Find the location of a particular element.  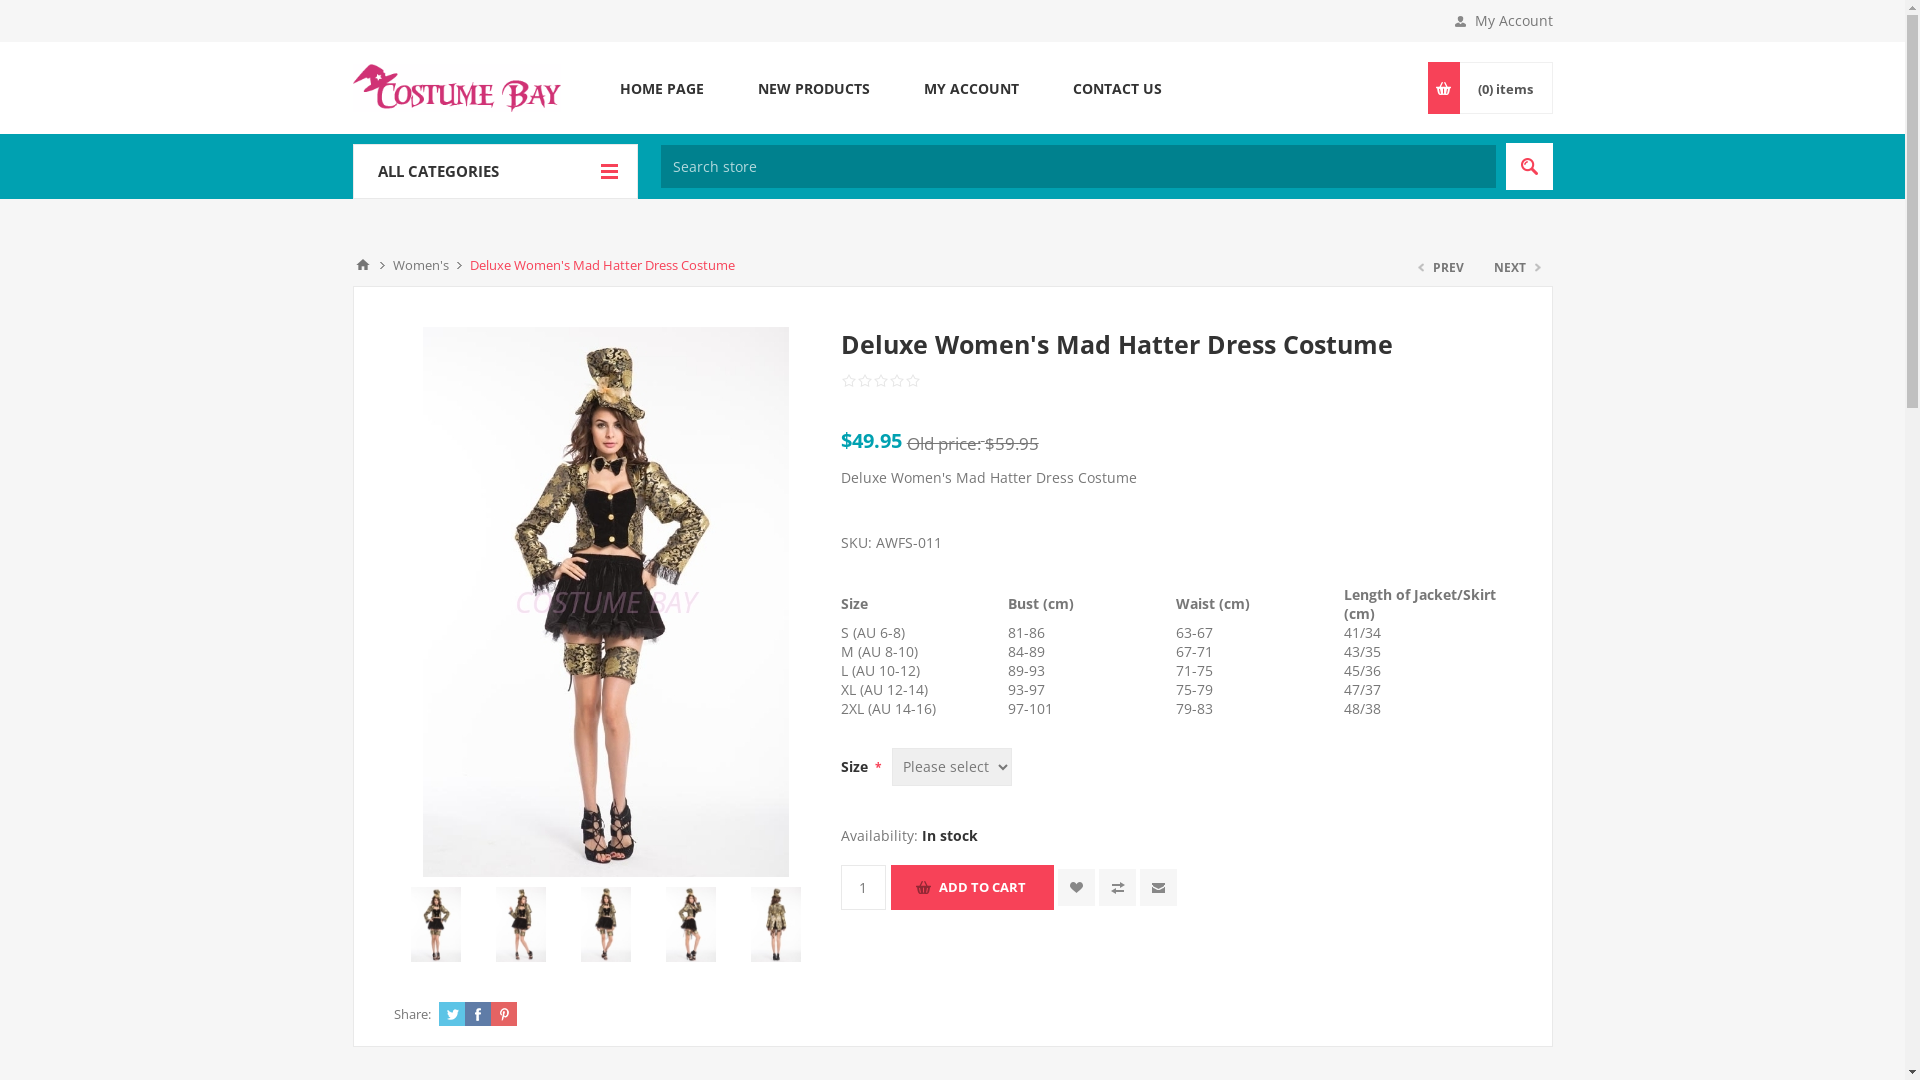

'MY ACCOUNT' is located at coordinates (970, 87).